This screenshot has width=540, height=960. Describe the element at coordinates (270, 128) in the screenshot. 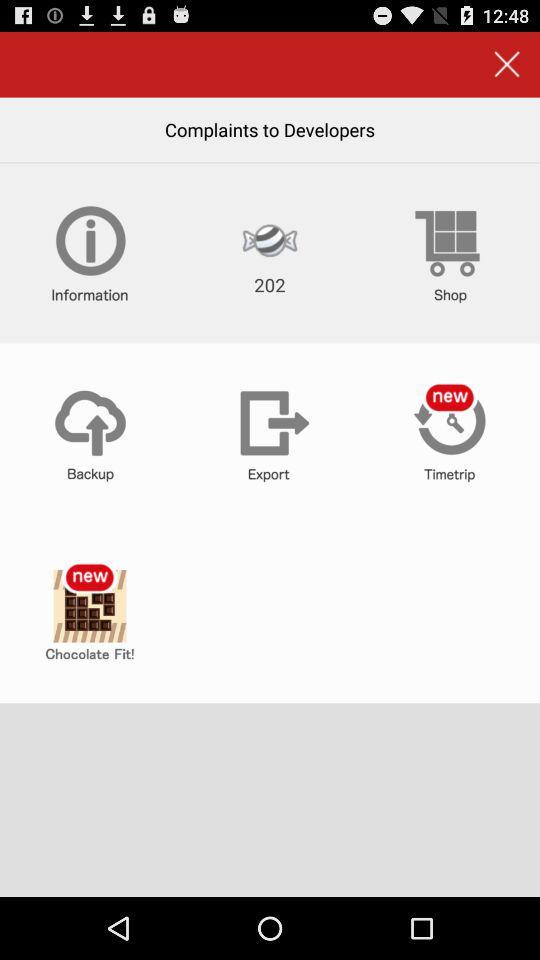

I see `the complaints to developers` at that location.